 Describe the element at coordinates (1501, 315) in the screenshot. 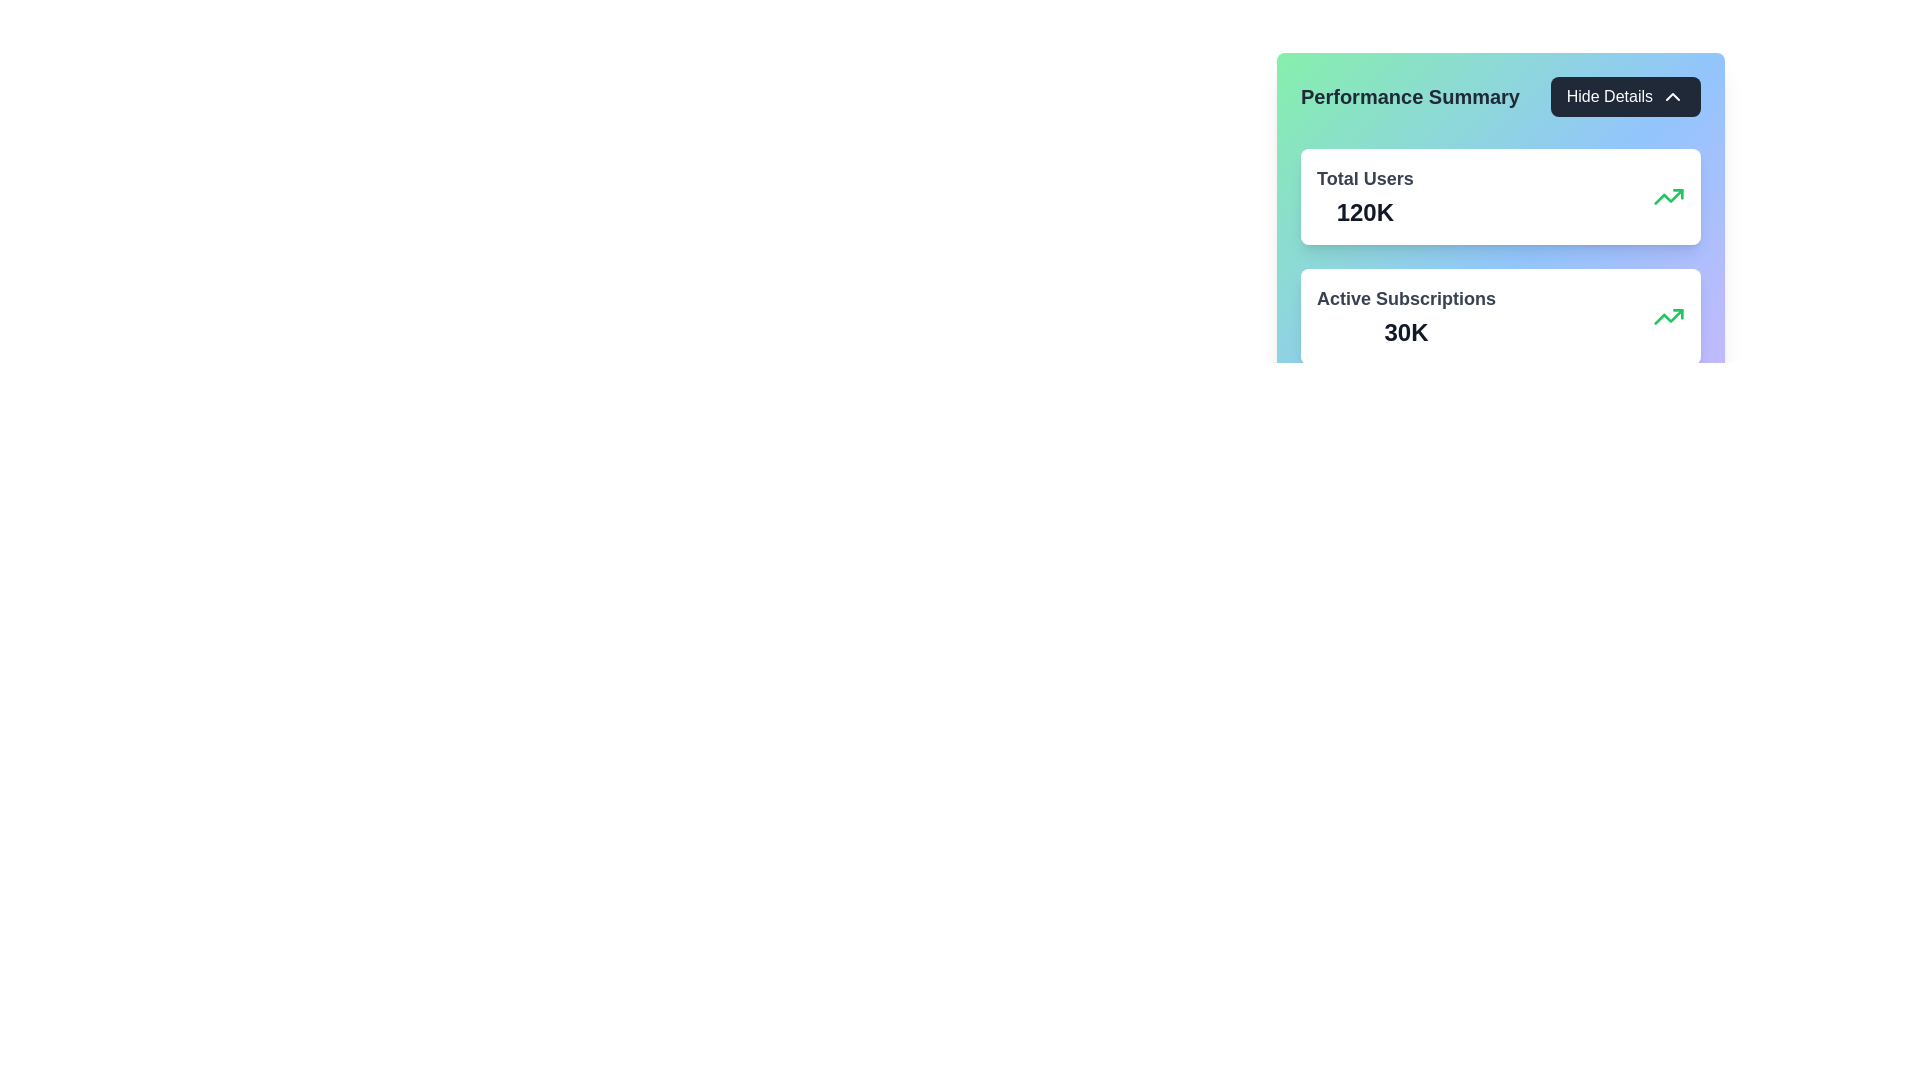

I see `the 'Active Subscriptions' Info card, which is the second card in a vertical list of performance metrics` at that location.